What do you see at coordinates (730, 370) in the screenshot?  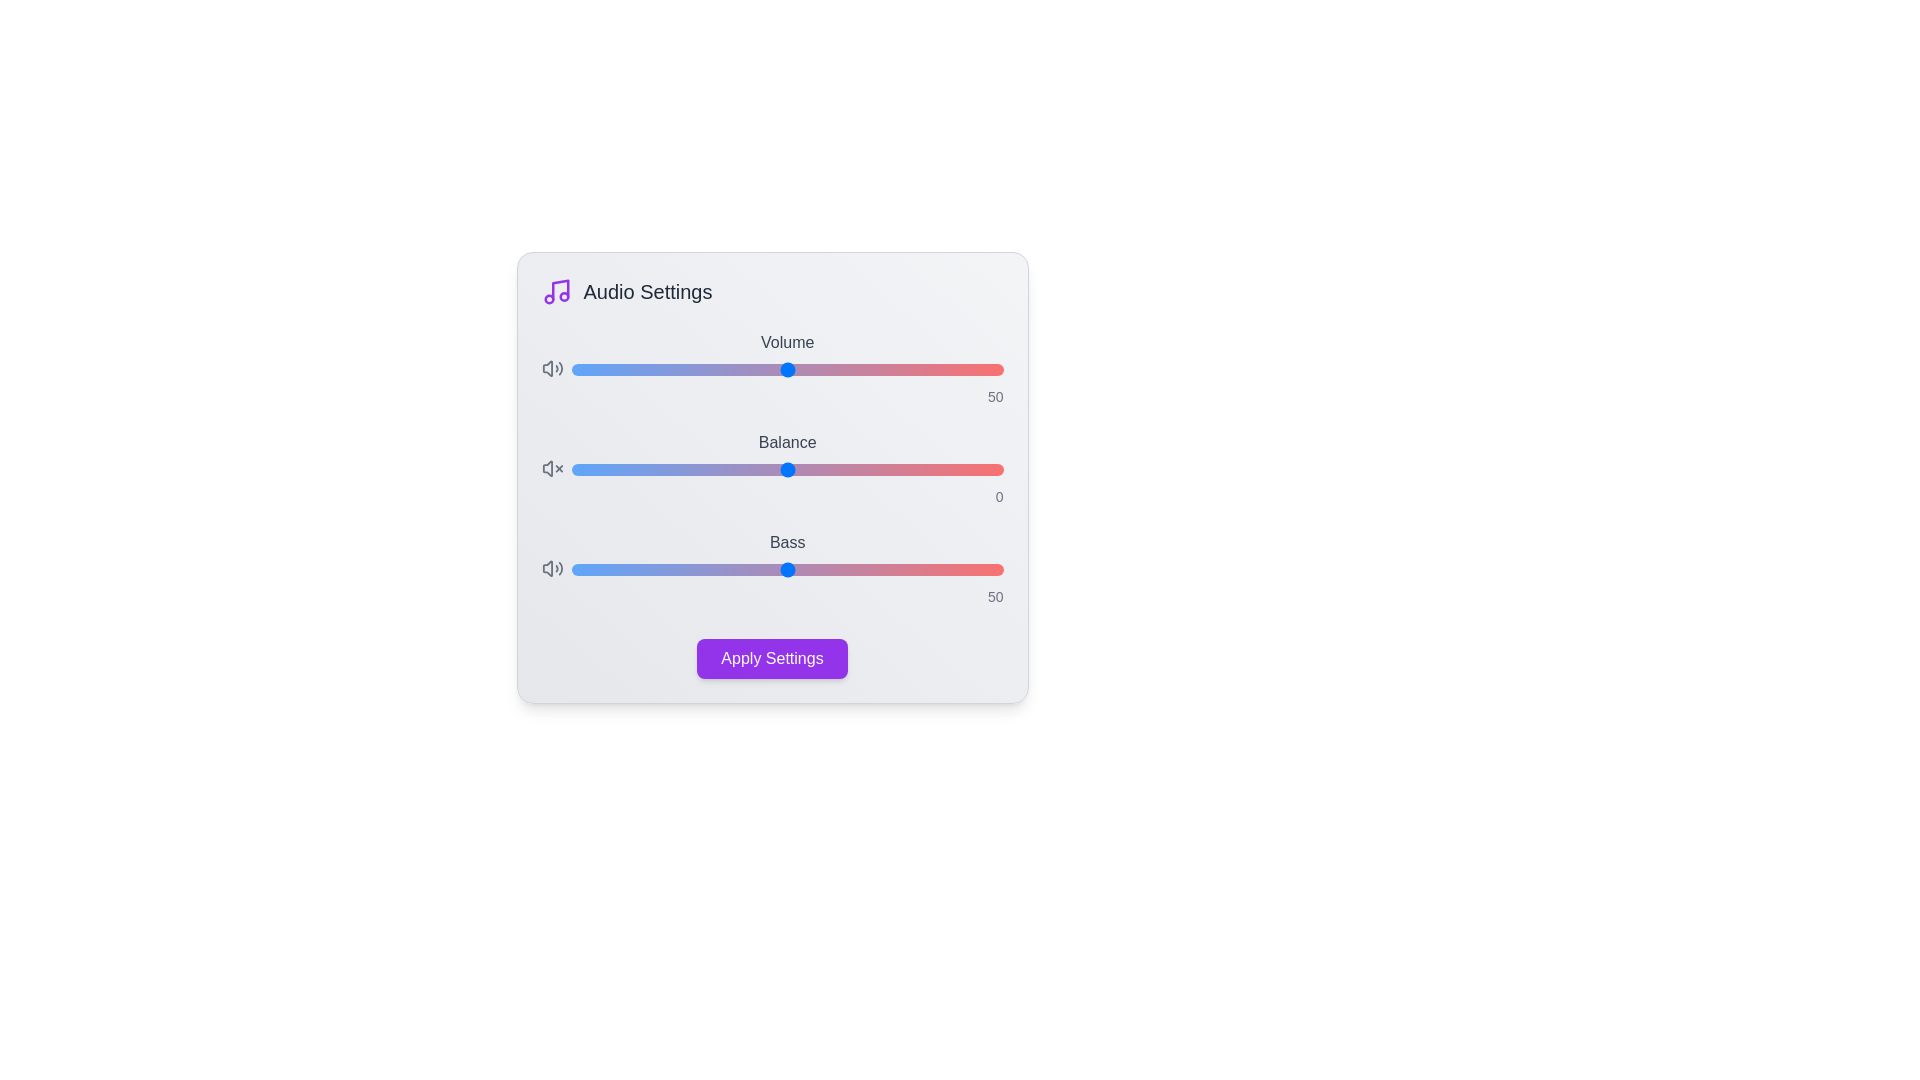 I see `the 'Volume' slider to set the volume level to 37` at bounding box center [730, 370].